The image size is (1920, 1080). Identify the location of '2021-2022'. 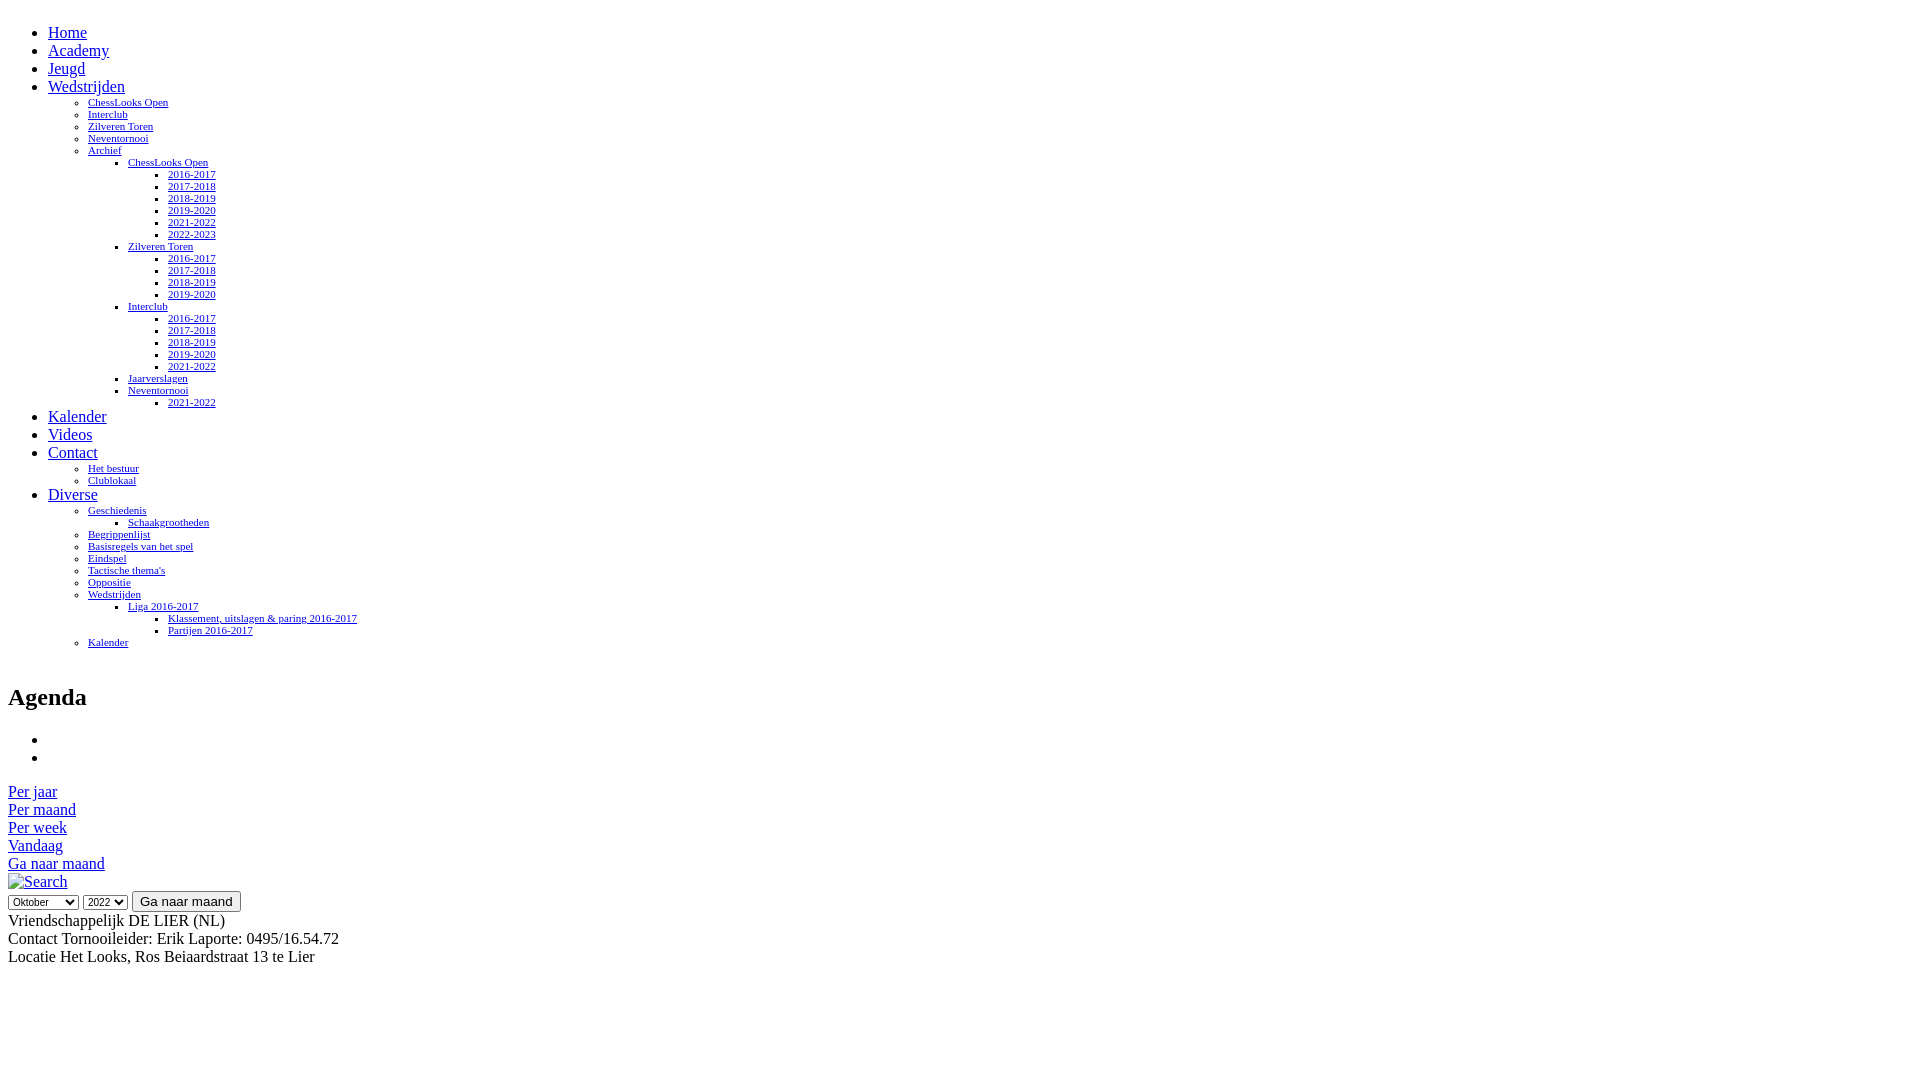
(192, 366).